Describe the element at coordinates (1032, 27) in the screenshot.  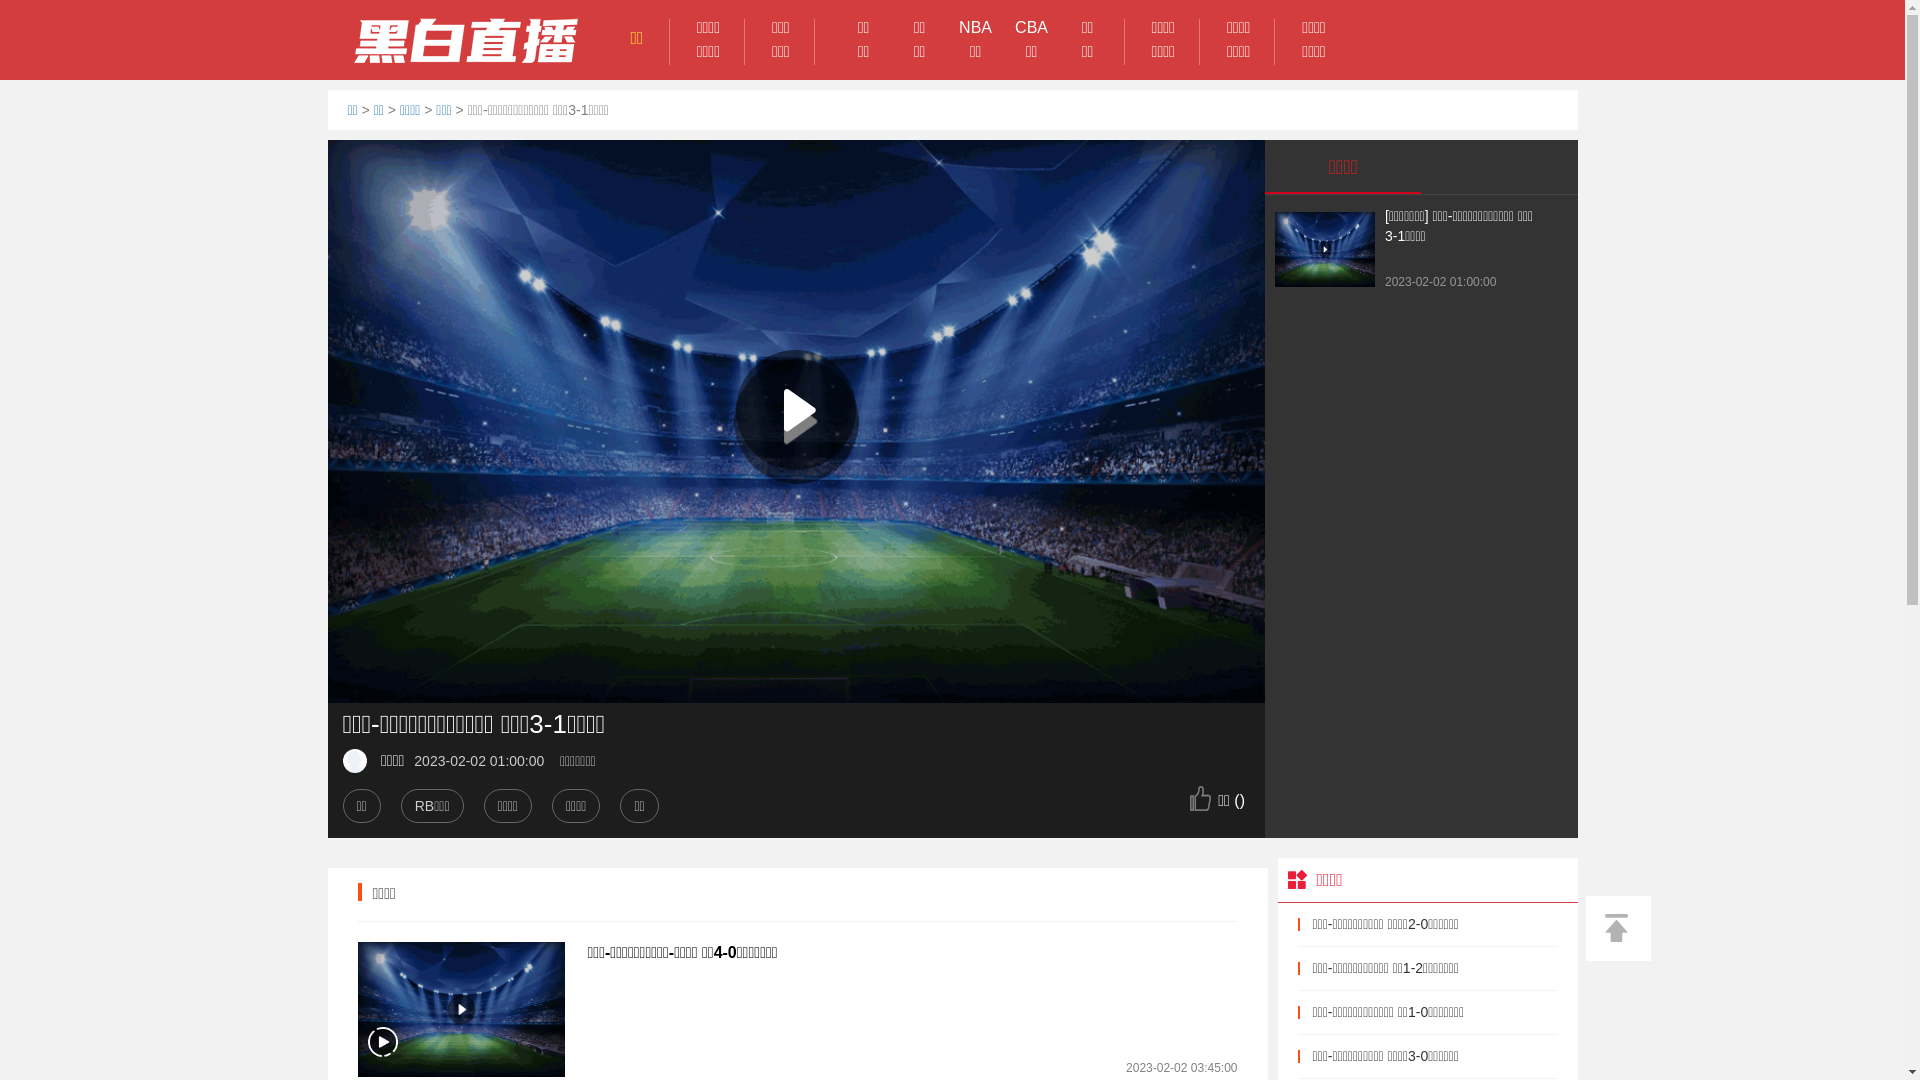
I see `'CBA'` at that location.